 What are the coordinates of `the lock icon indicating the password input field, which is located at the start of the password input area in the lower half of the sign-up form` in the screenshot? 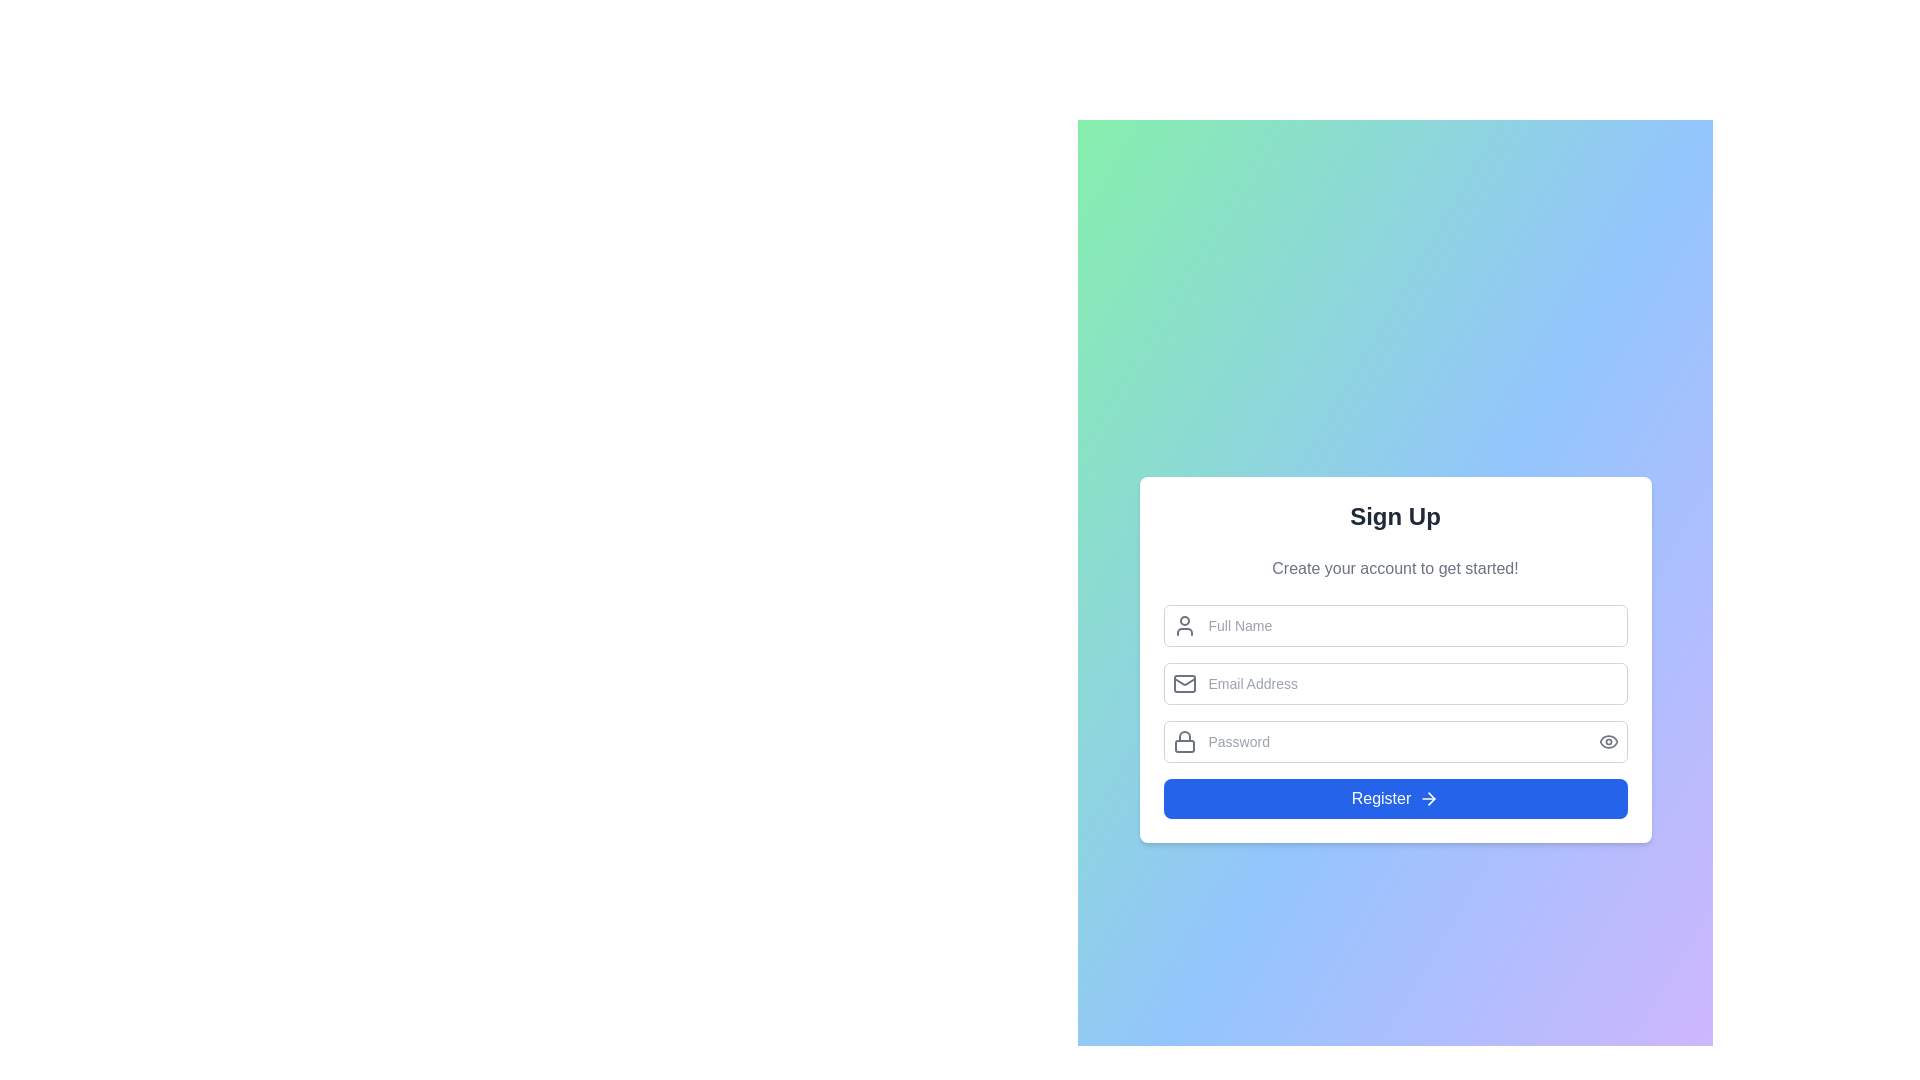 It's located at (1184, 741).